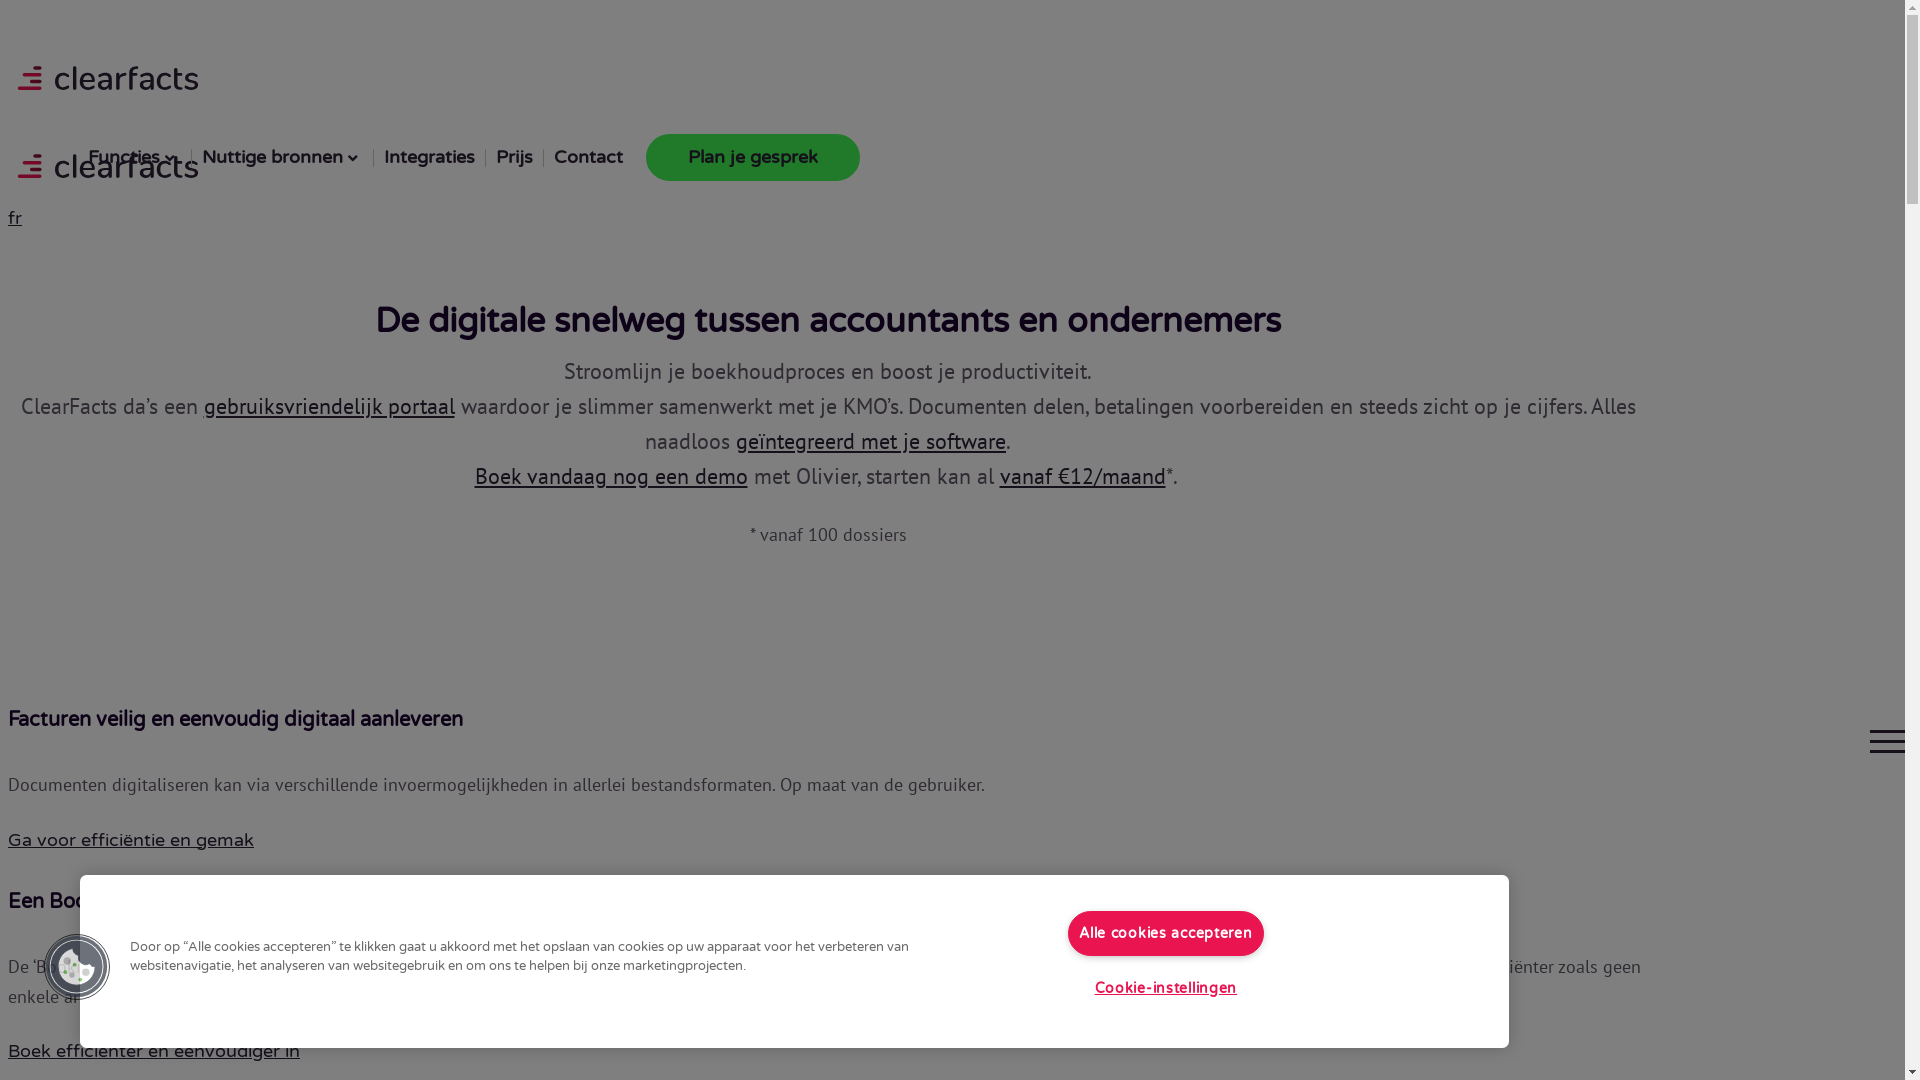  What do you see at coordinates (1166, 987) in the screenshot?
I see `'Cookie-instellingen'` at bounding box center [1166, 987].